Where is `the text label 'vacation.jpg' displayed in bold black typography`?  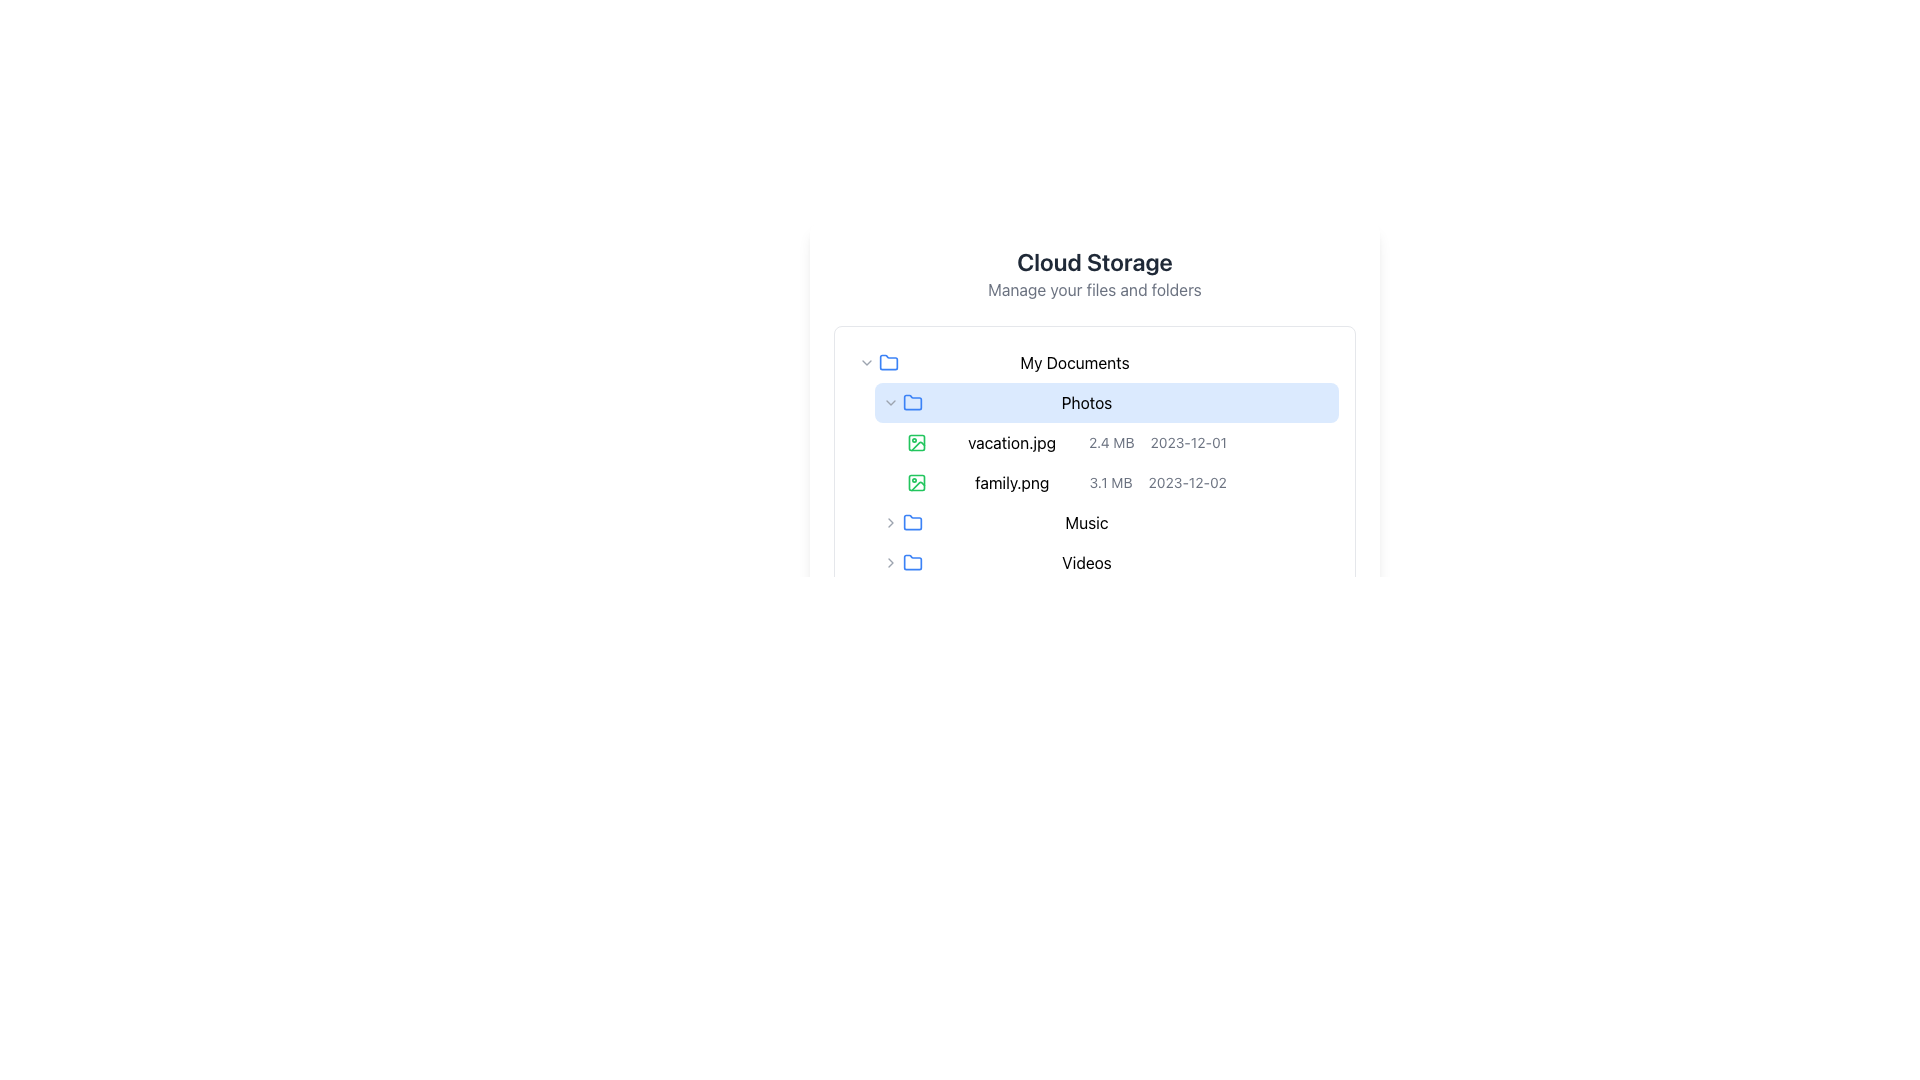
the text label 'vacation.jpg' displayed in bold black typography is located at coordinates (1012, 442).